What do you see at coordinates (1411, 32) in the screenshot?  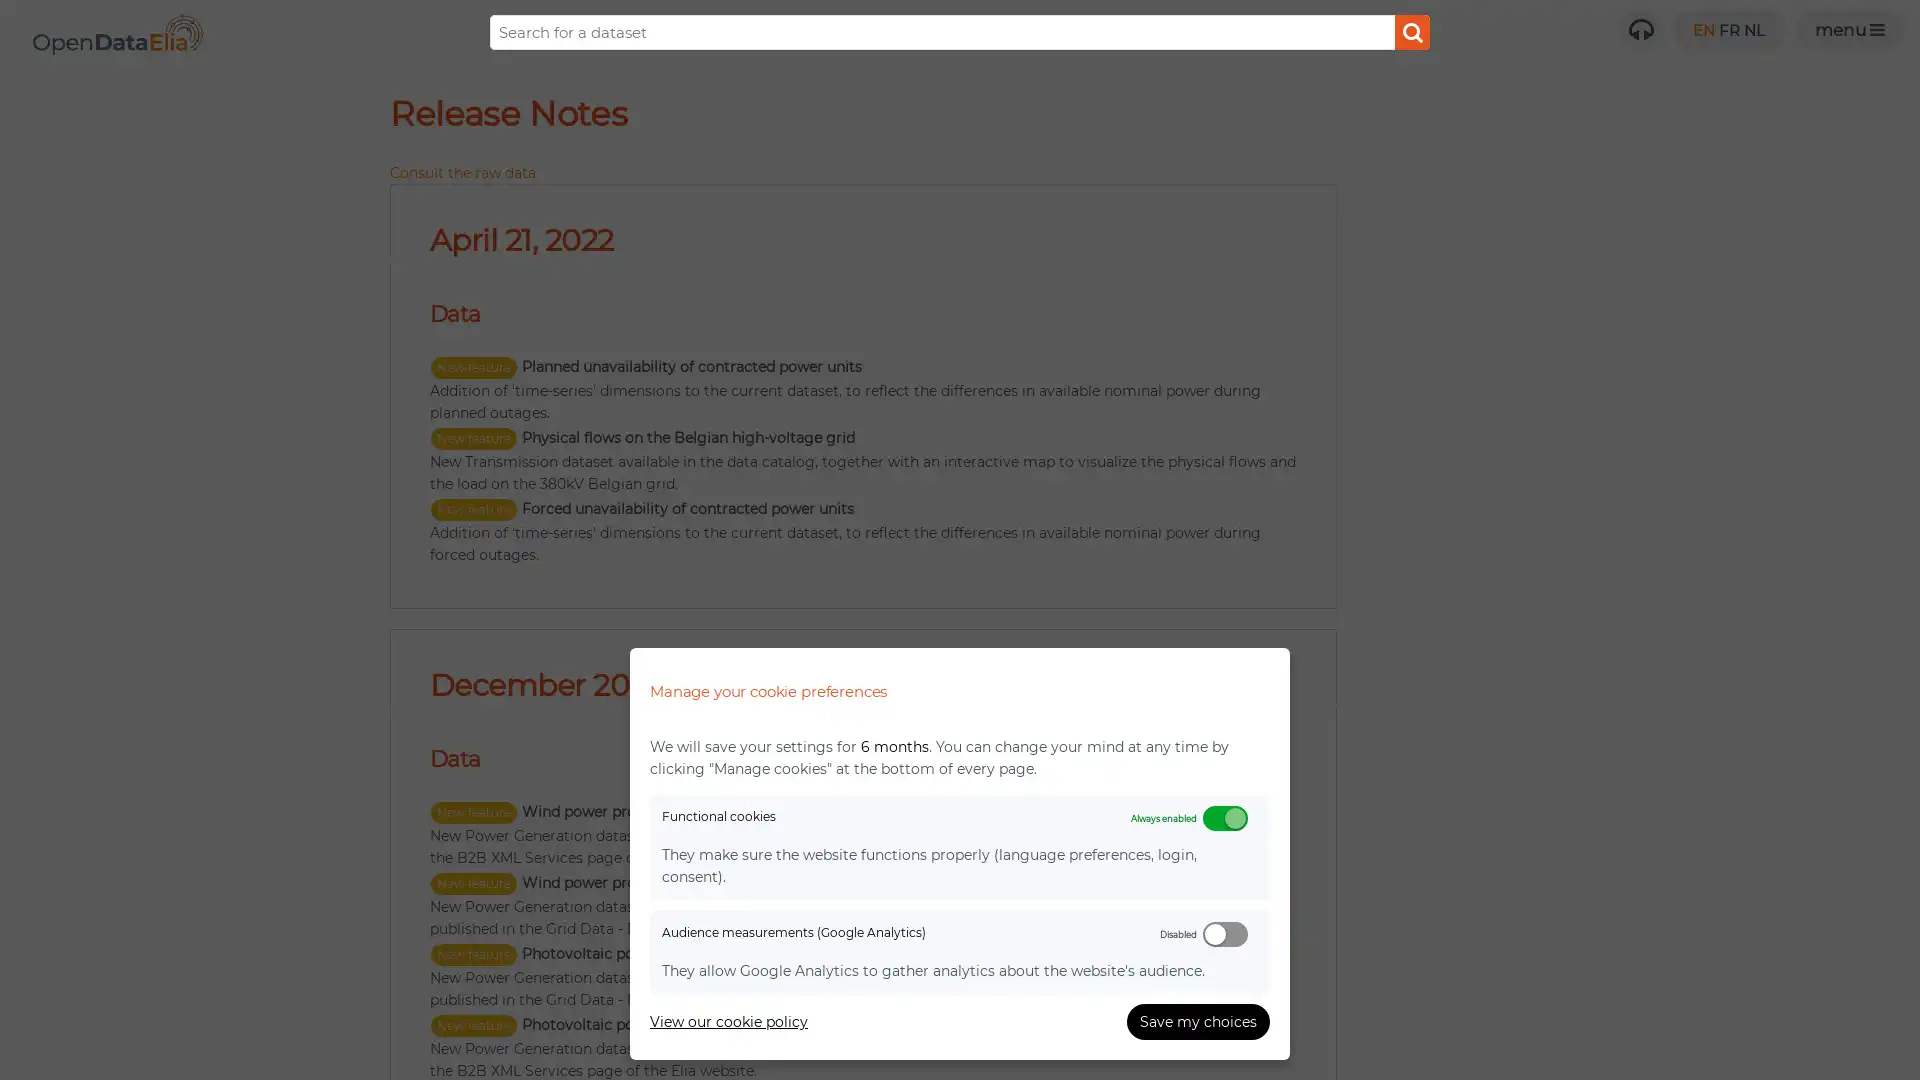 I see `Submit` at bounding box center [1411, 32].